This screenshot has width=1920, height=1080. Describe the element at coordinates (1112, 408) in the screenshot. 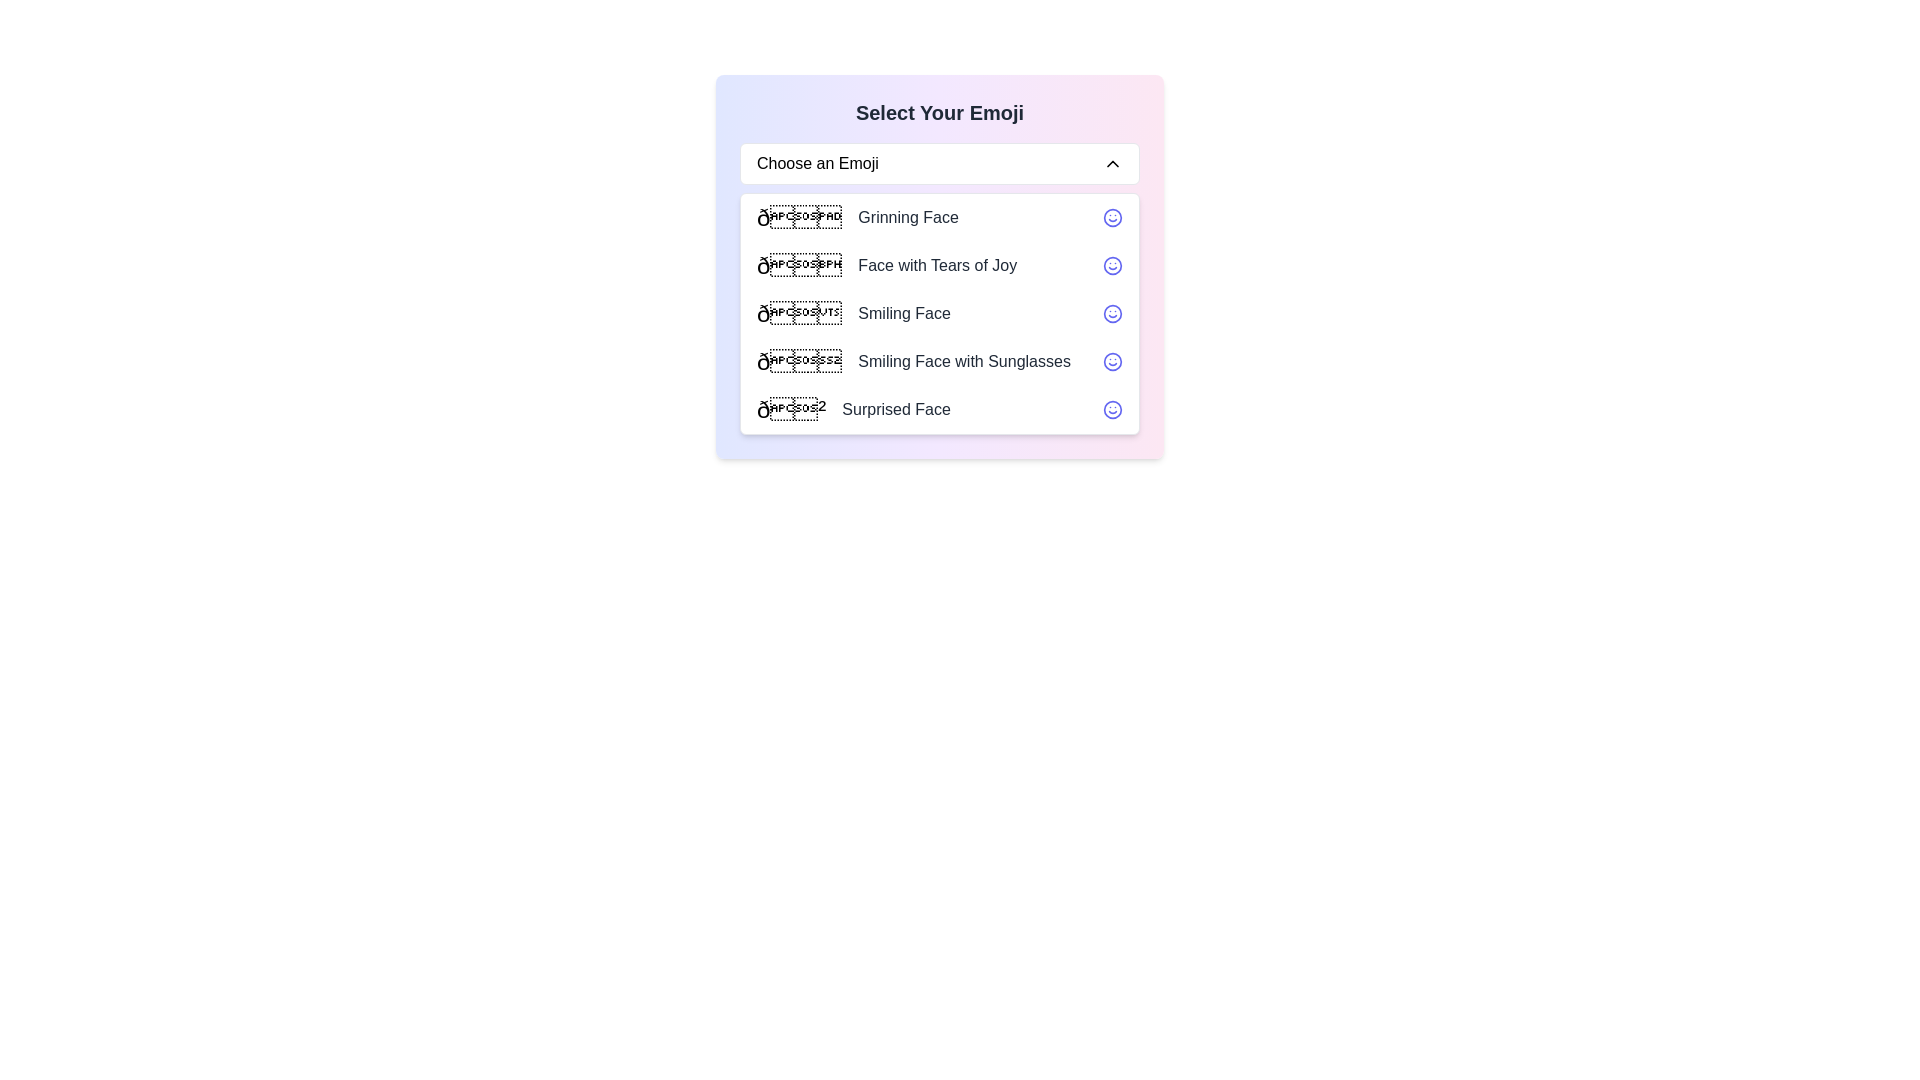

I see `the 'Surprised Face' emoji selection icon located in the far-right section of the fifth row of the emoji selection list` at that location.